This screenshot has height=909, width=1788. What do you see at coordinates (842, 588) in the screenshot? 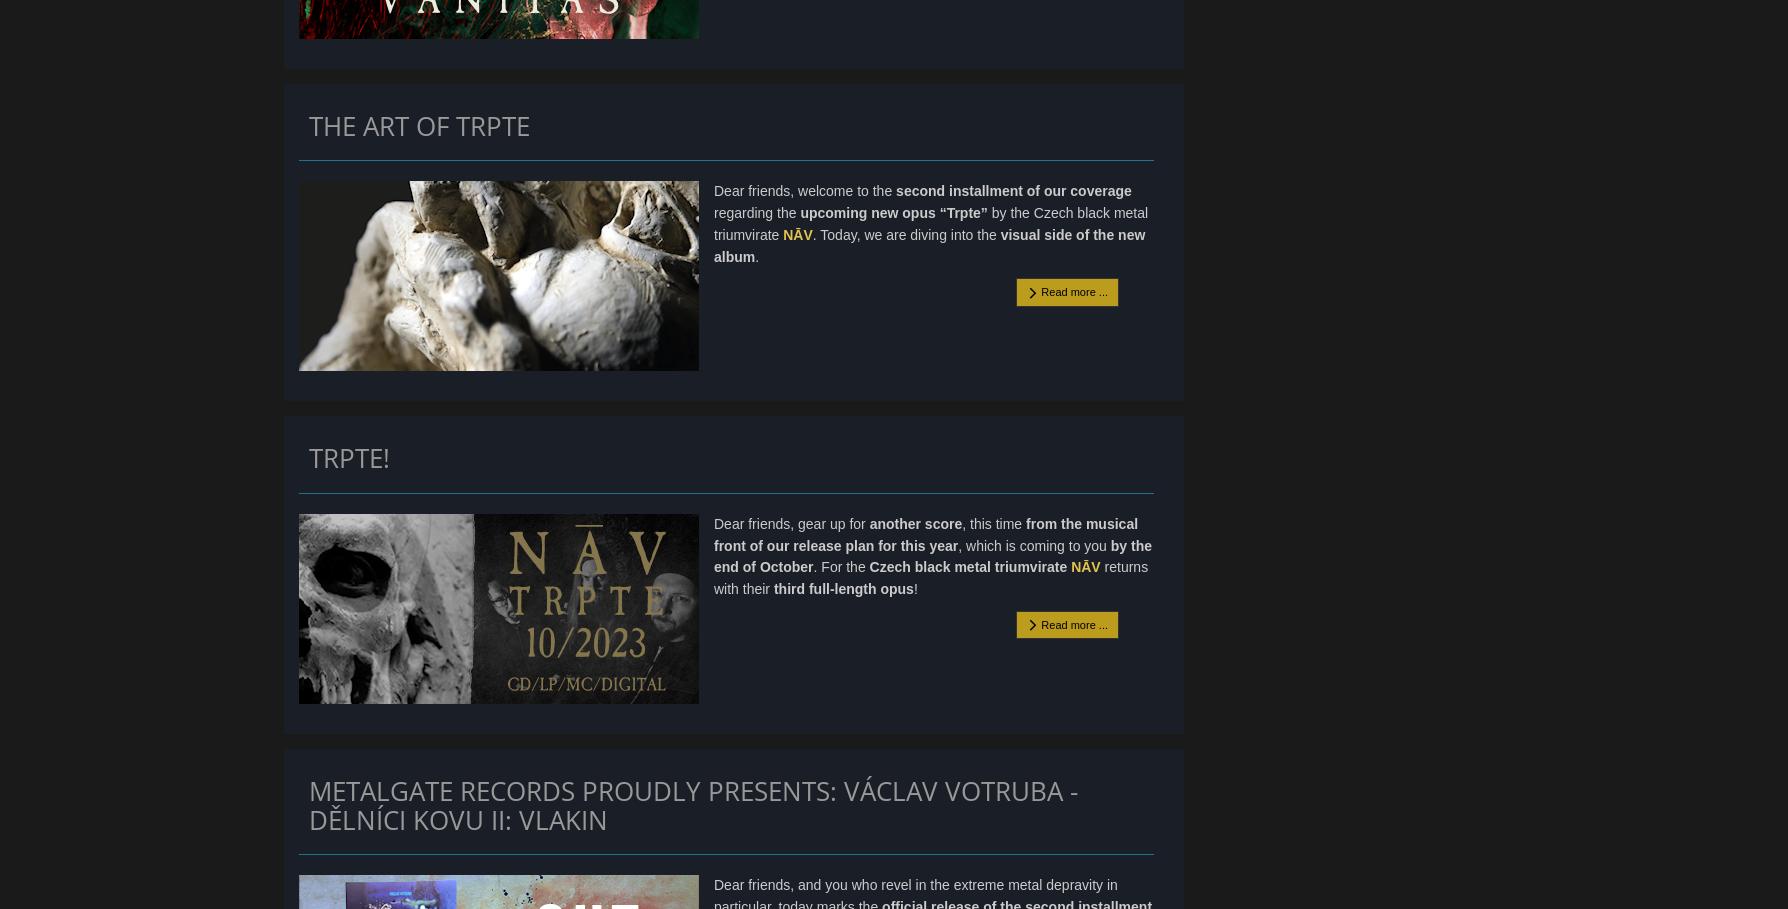
I see `'third full-length opus'` at bounding box center [842, 588].